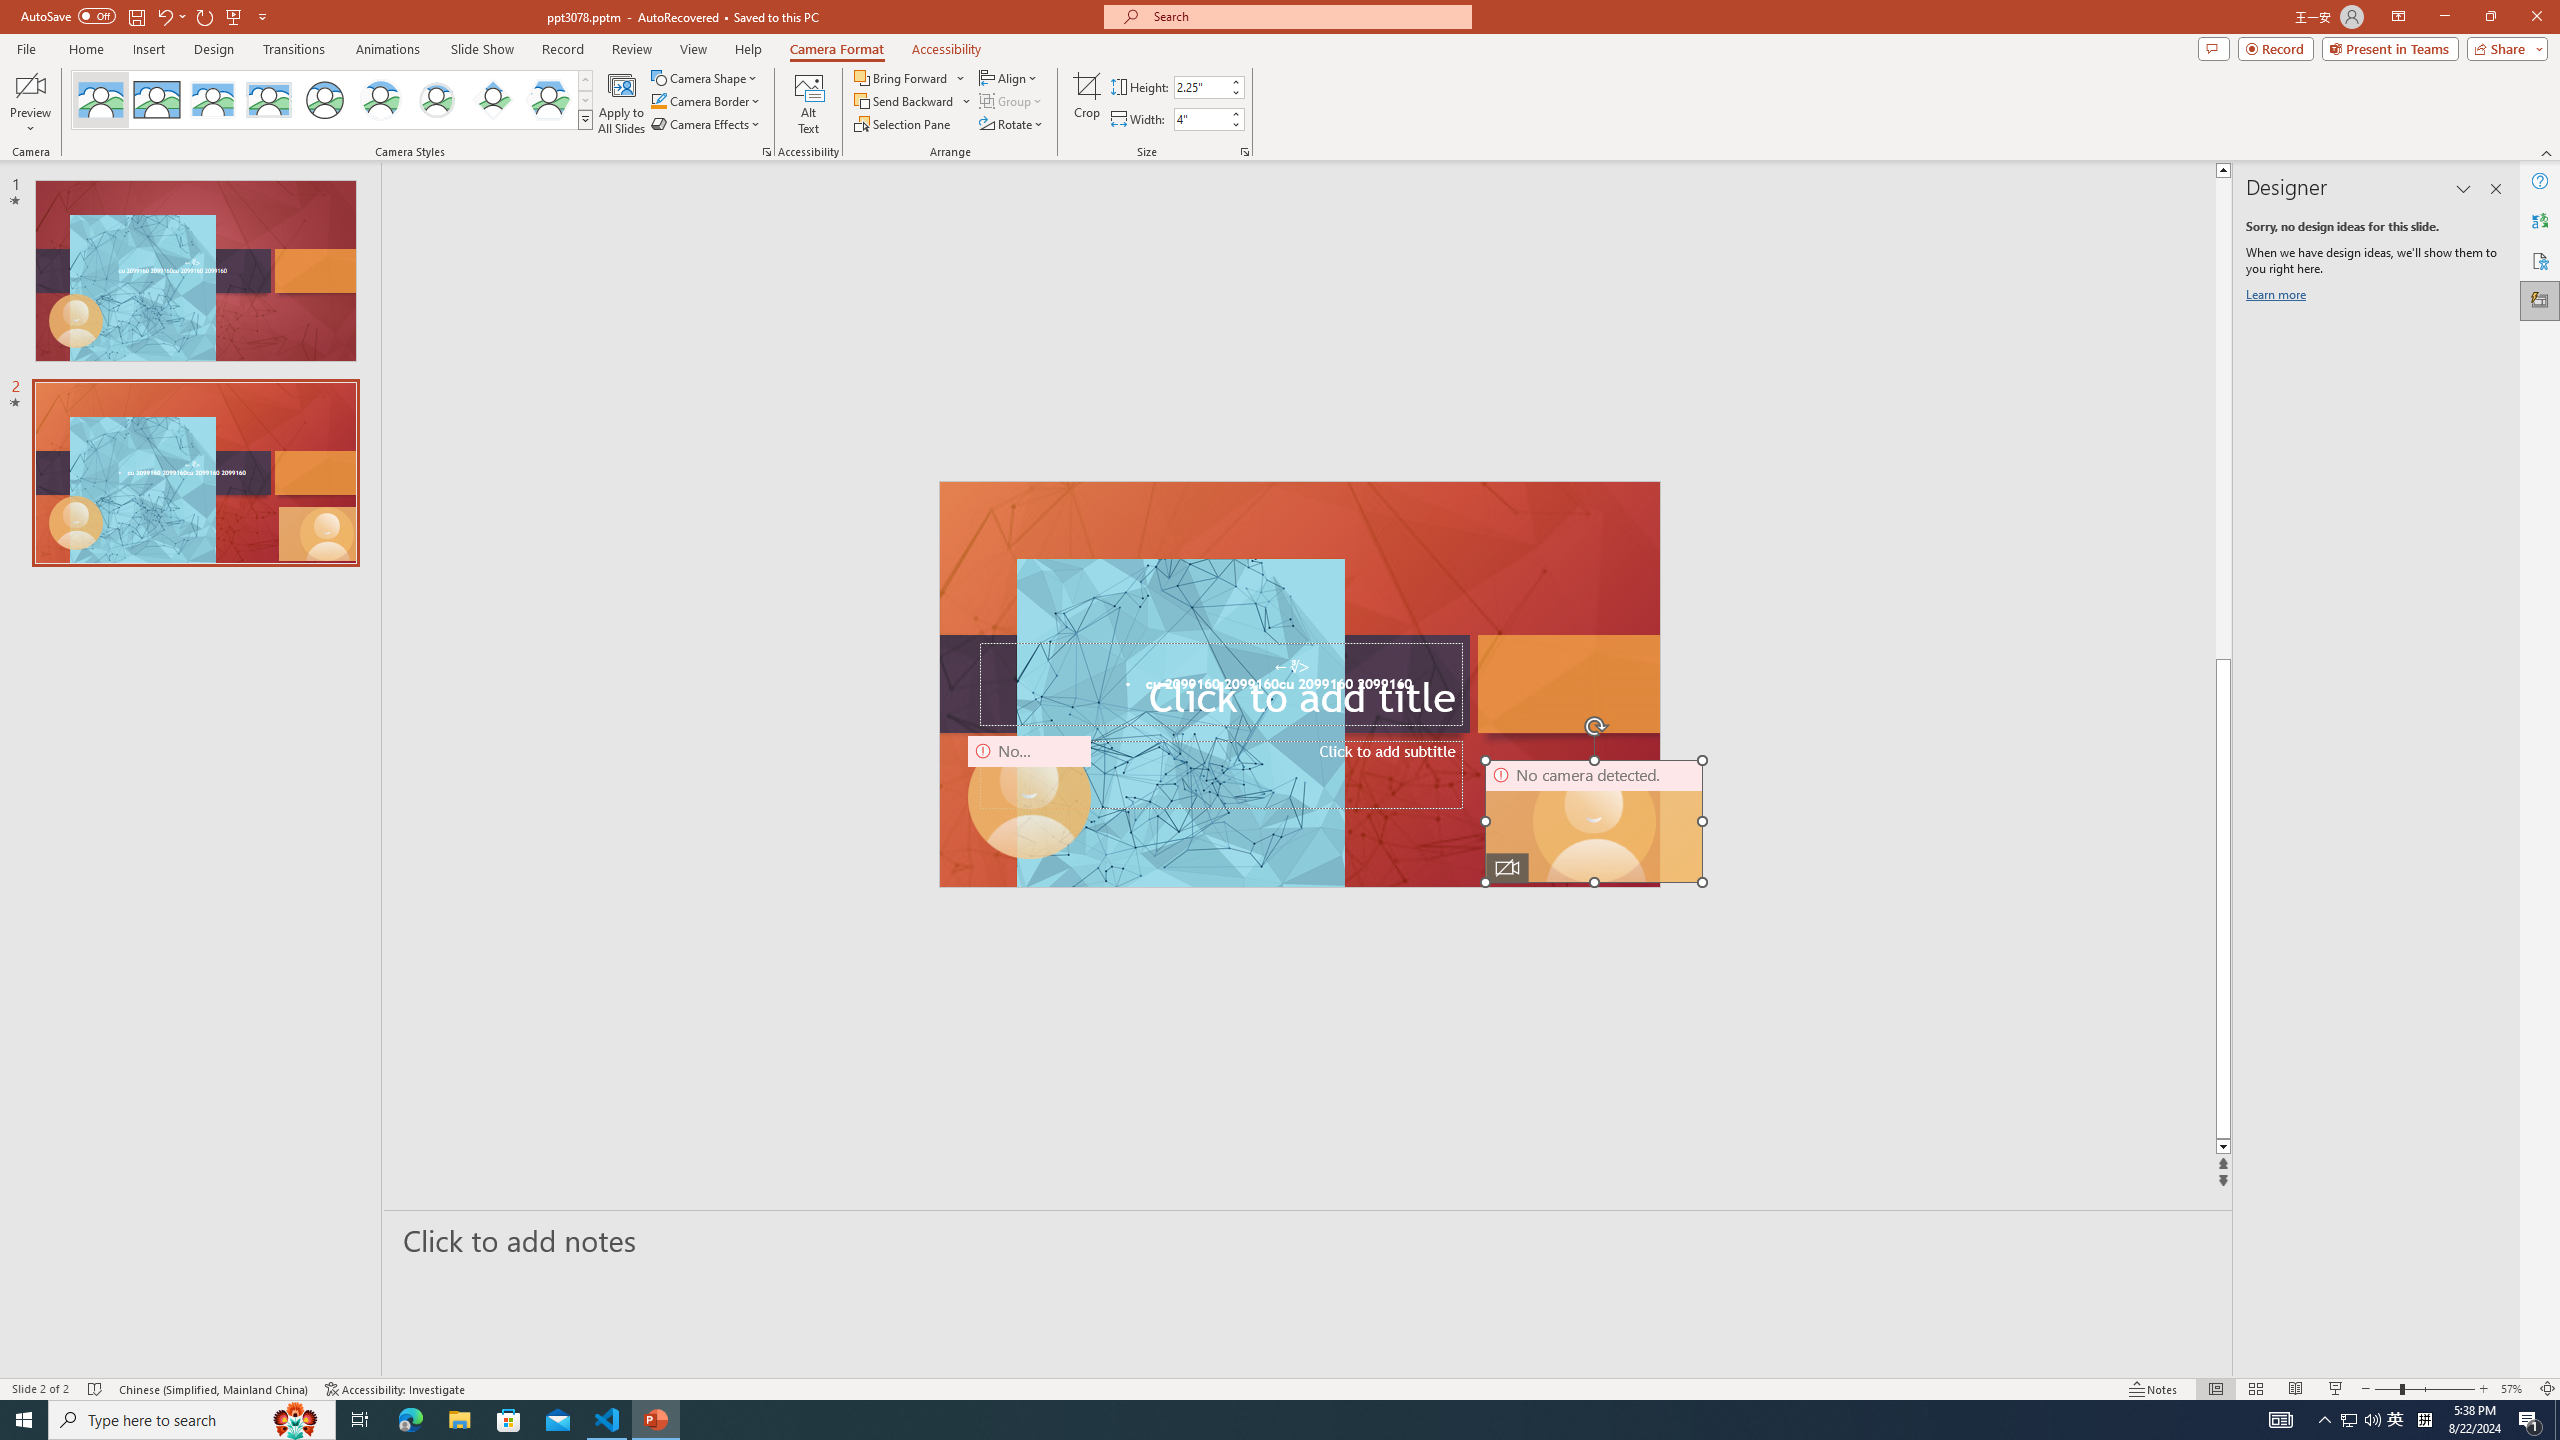  What do you see at coordinates (155, 99) in the screenshot?
I see `'Simple Frame Rectangle'` at bounding box center [155, 99].